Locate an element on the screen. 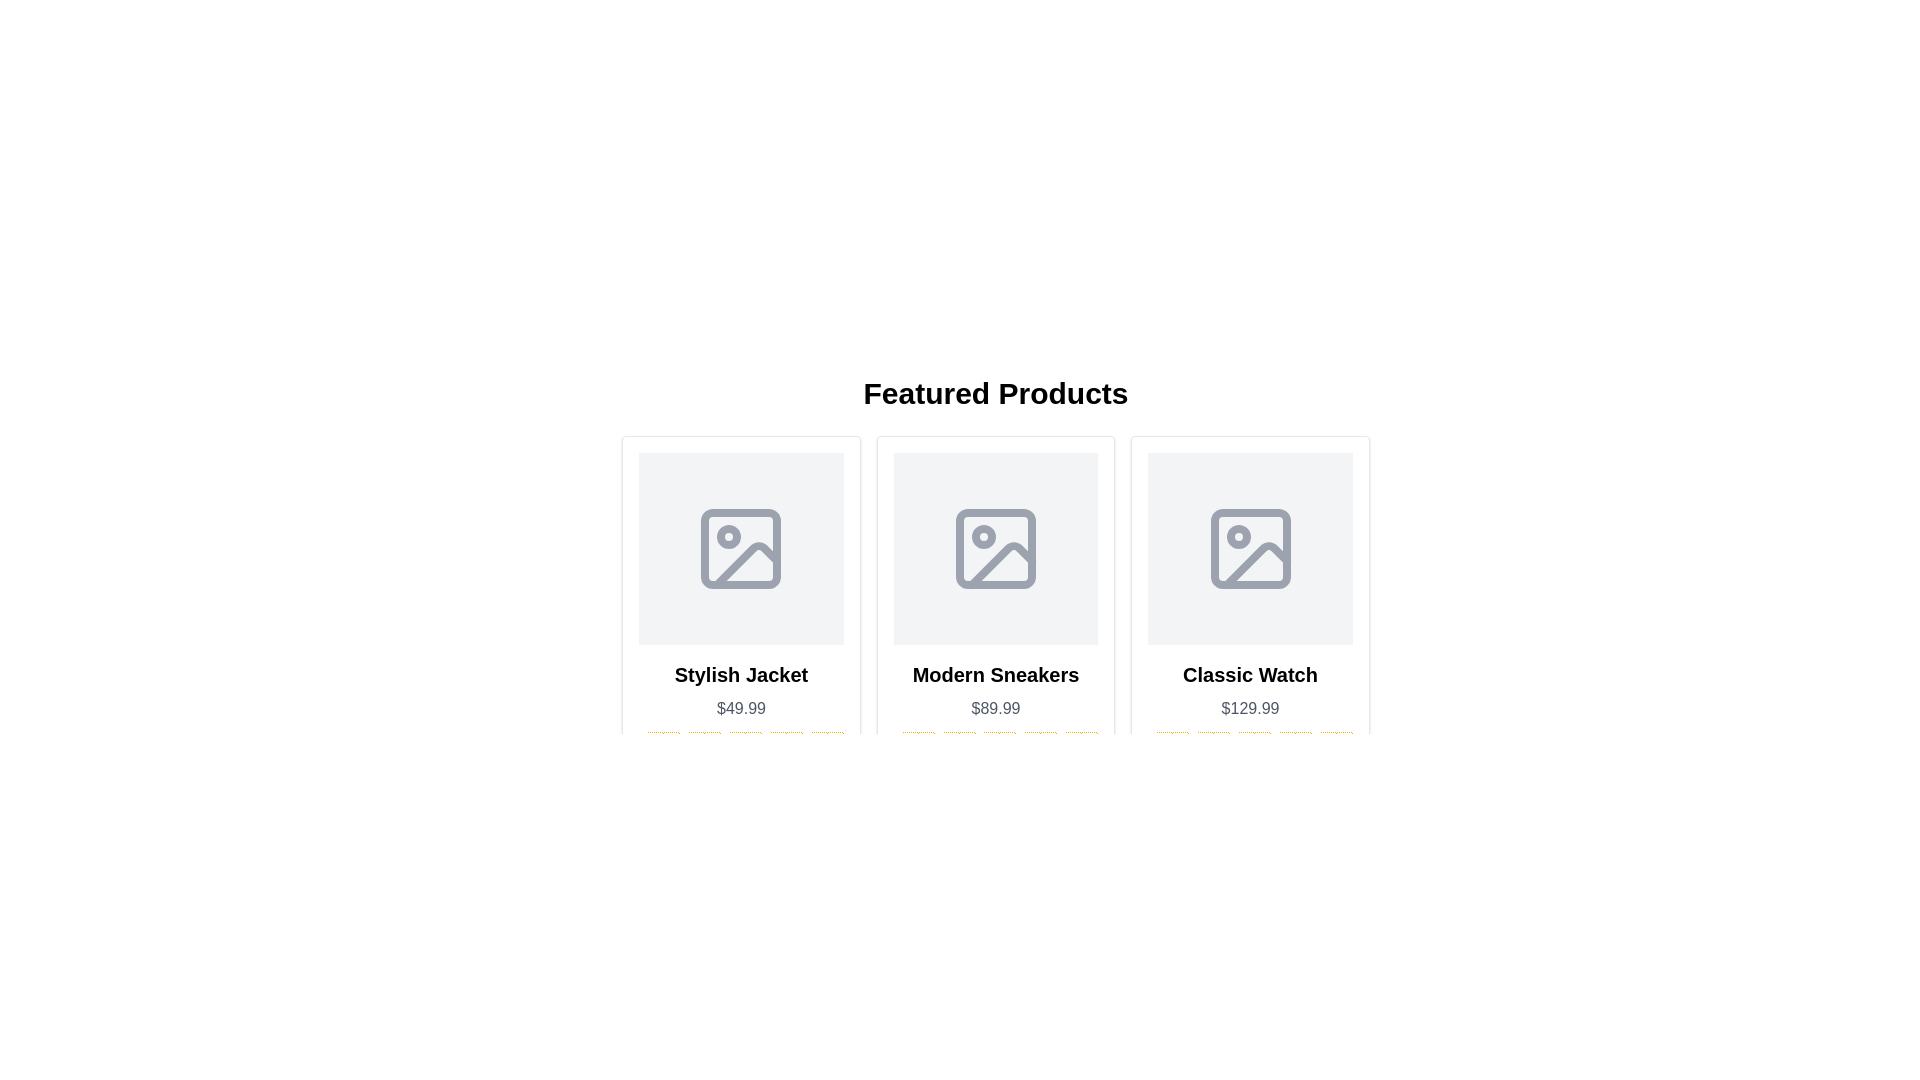 The width and height of the screenshot is (1920, 1080). the image placeholder at the top of the 'Stylish Jacket' product card to associate it with the product representation is located at coordinates (740, 548).